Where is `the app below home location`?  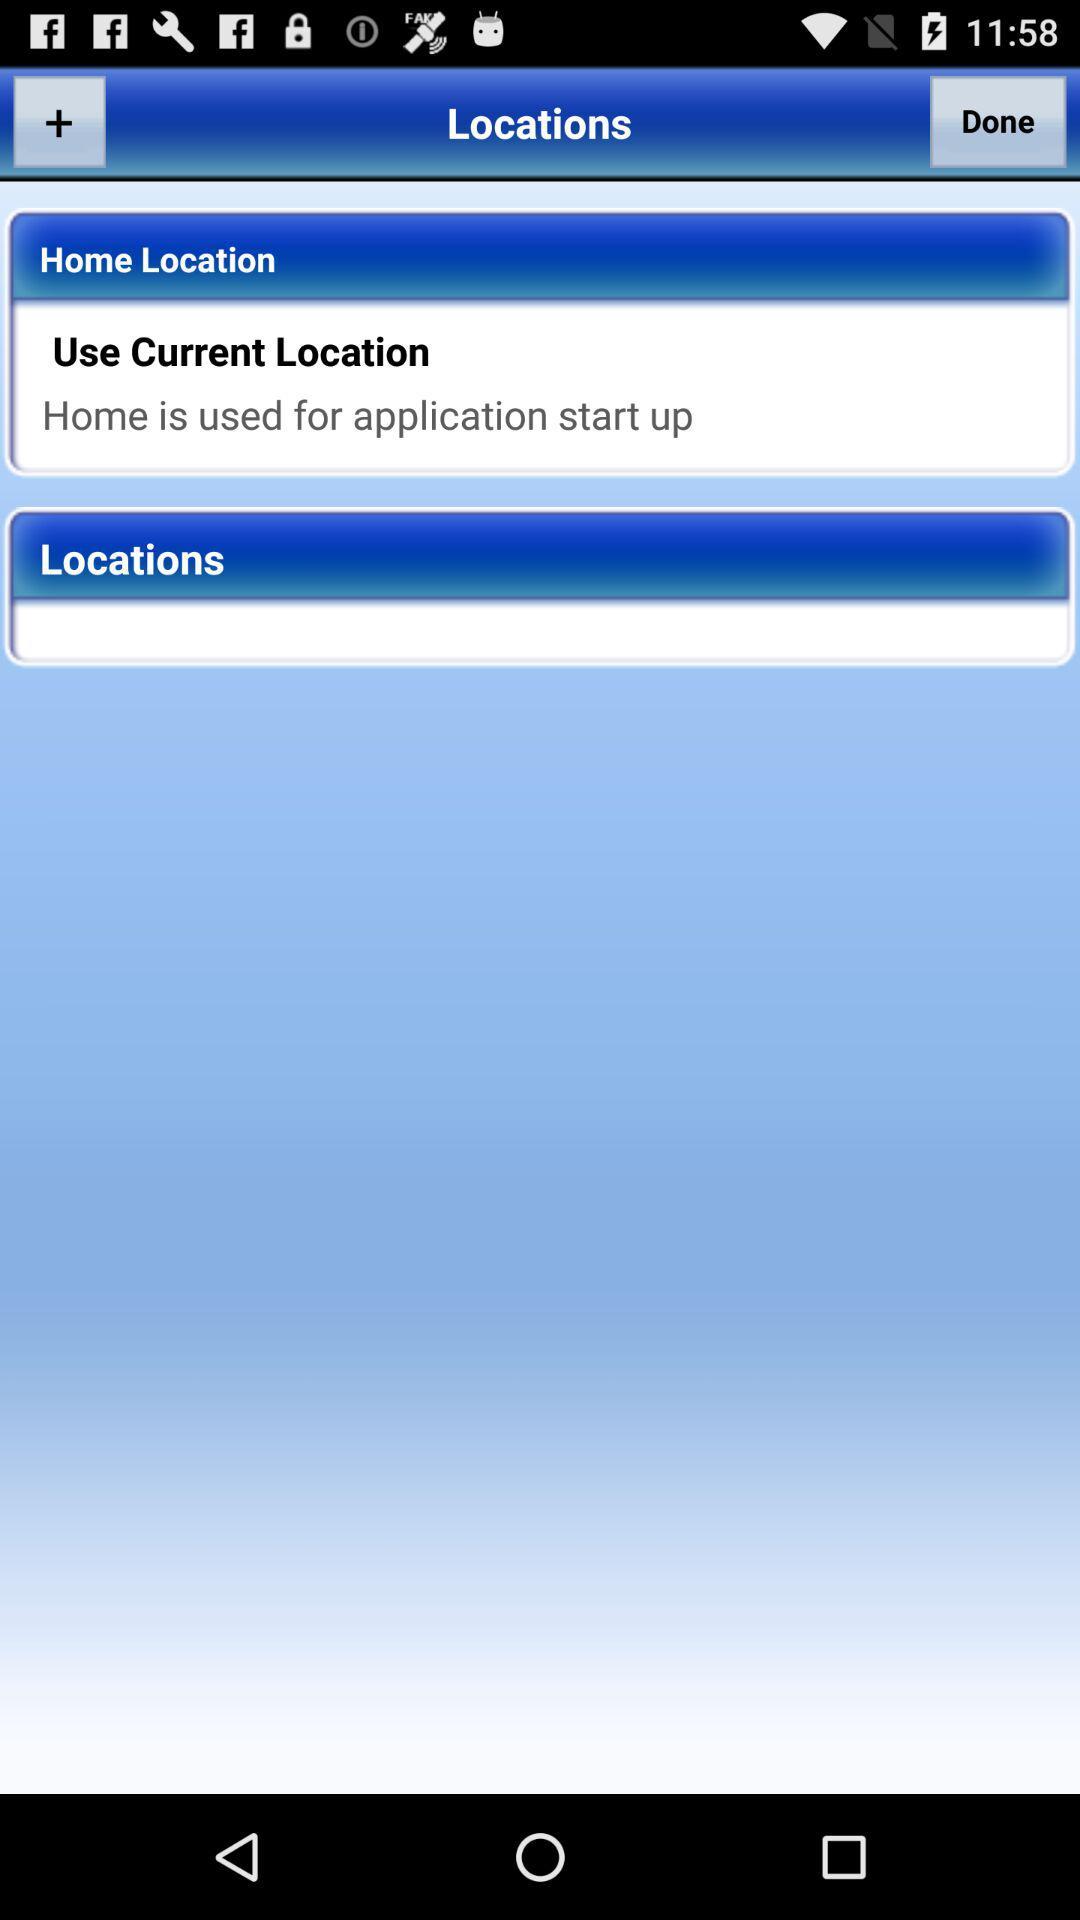
the app below home location is located at coordinates (553, 350).